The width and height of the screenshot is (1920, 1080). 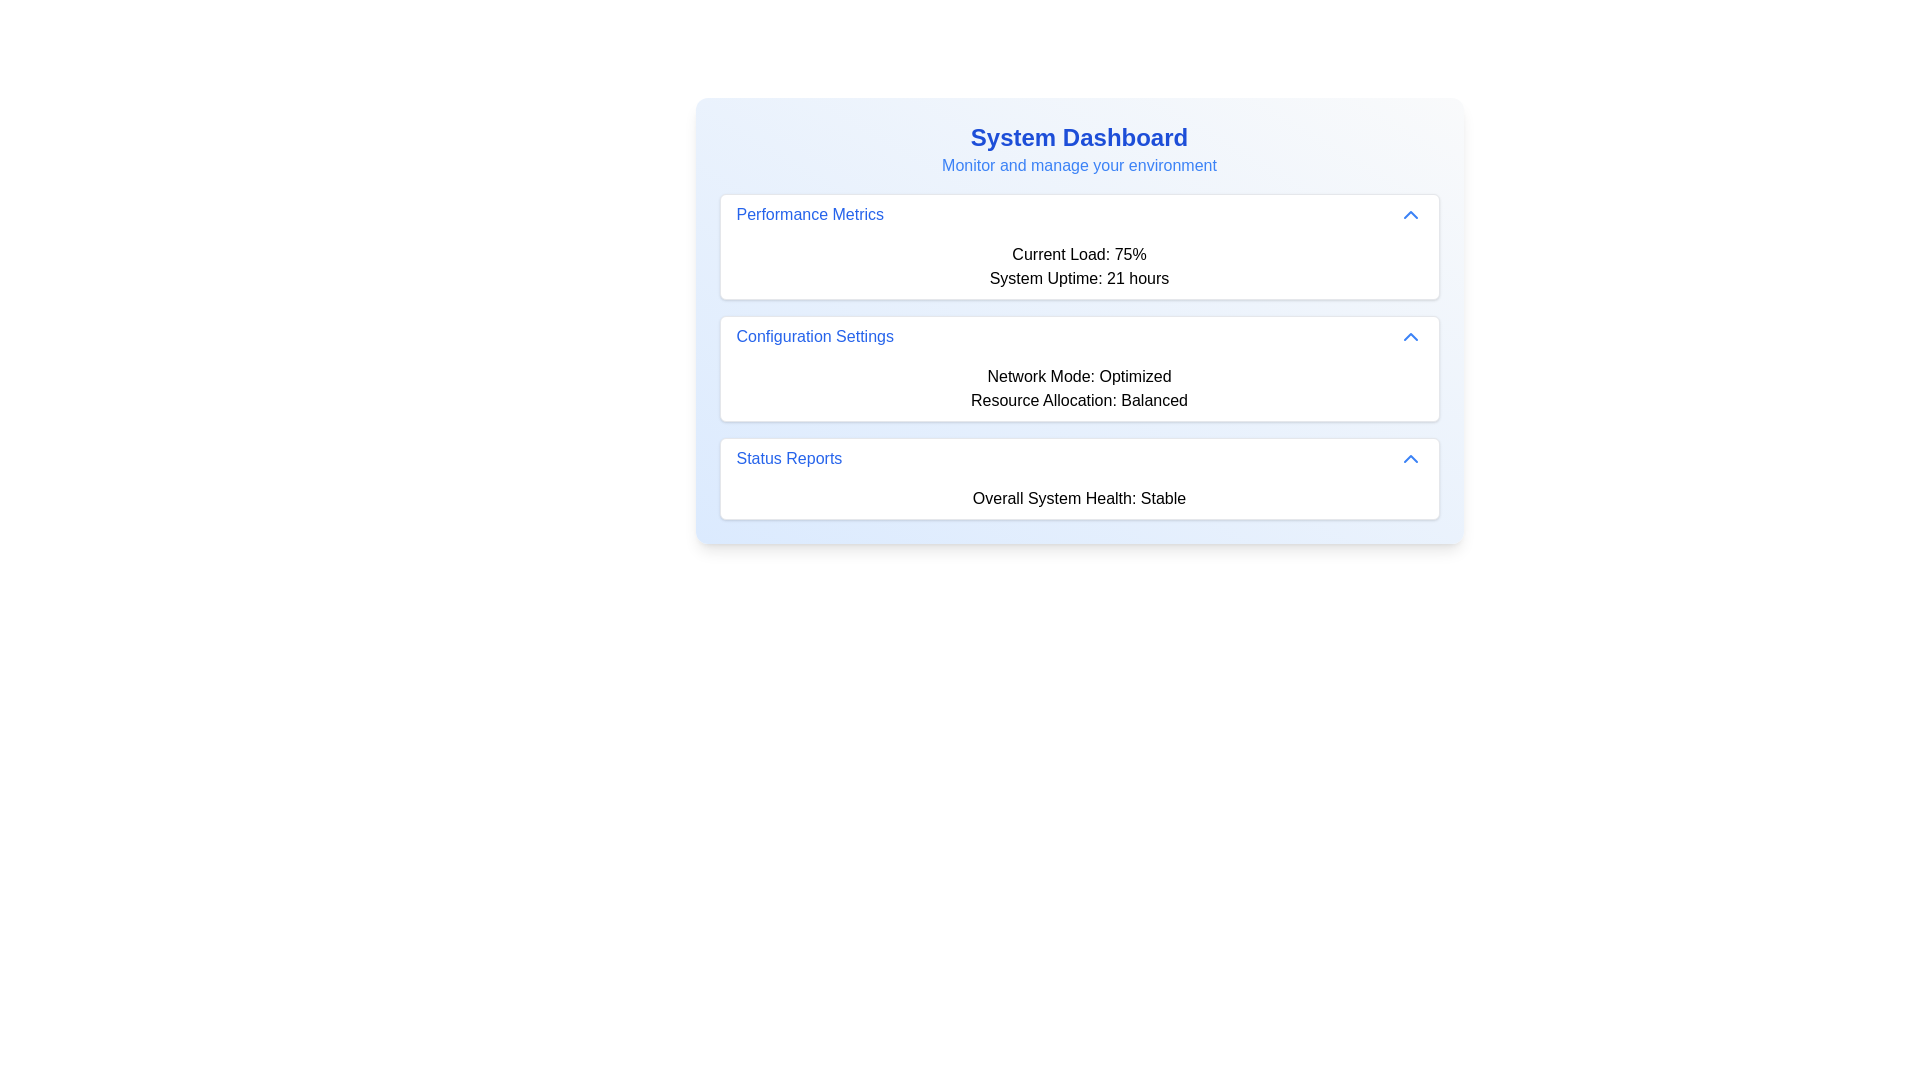 I want to click on the 'Performance Metrics' Information Card, which displays metrics such as 'Current Load: 75%' and 'System Uptime: 21 hours', located at the top of the list of cards, so click(x=1078, y=245).